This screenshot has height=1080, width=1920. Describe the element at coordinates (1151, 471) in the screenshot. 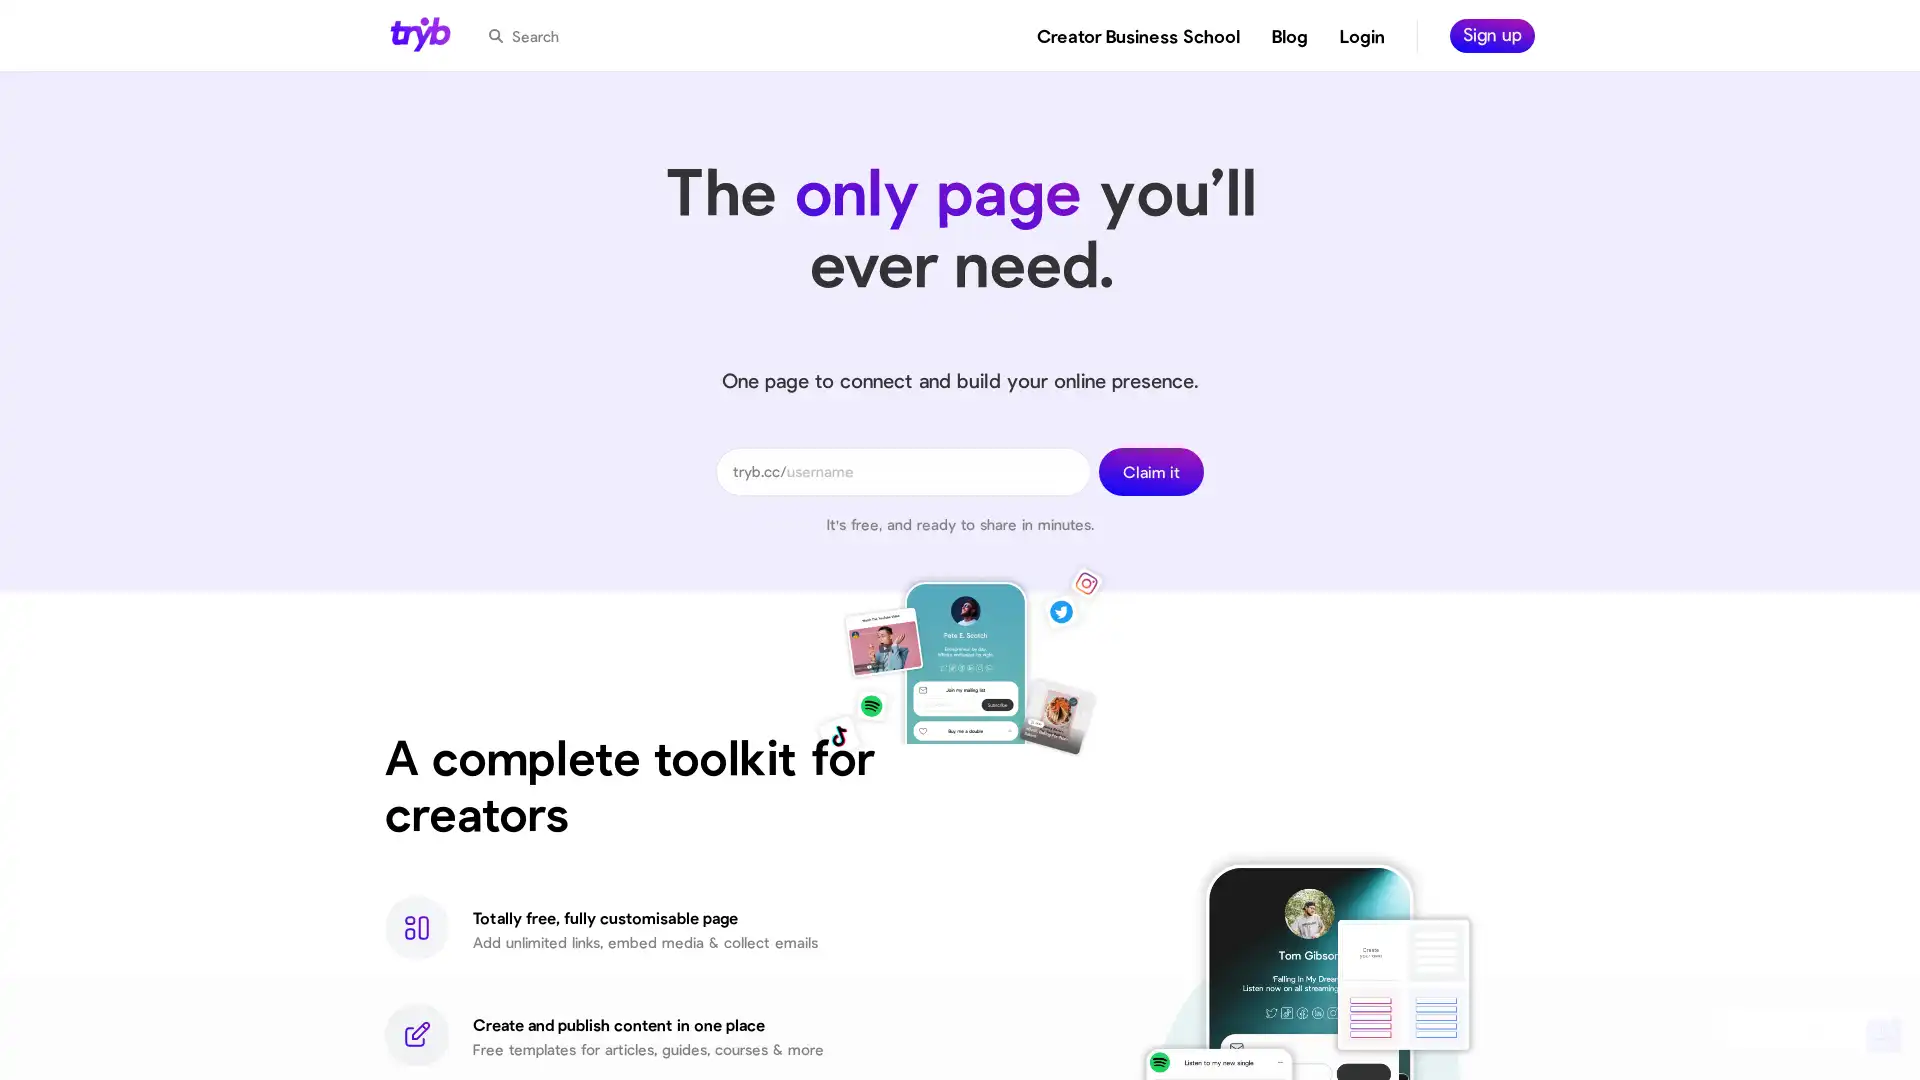

I see `Claim it` at that location.